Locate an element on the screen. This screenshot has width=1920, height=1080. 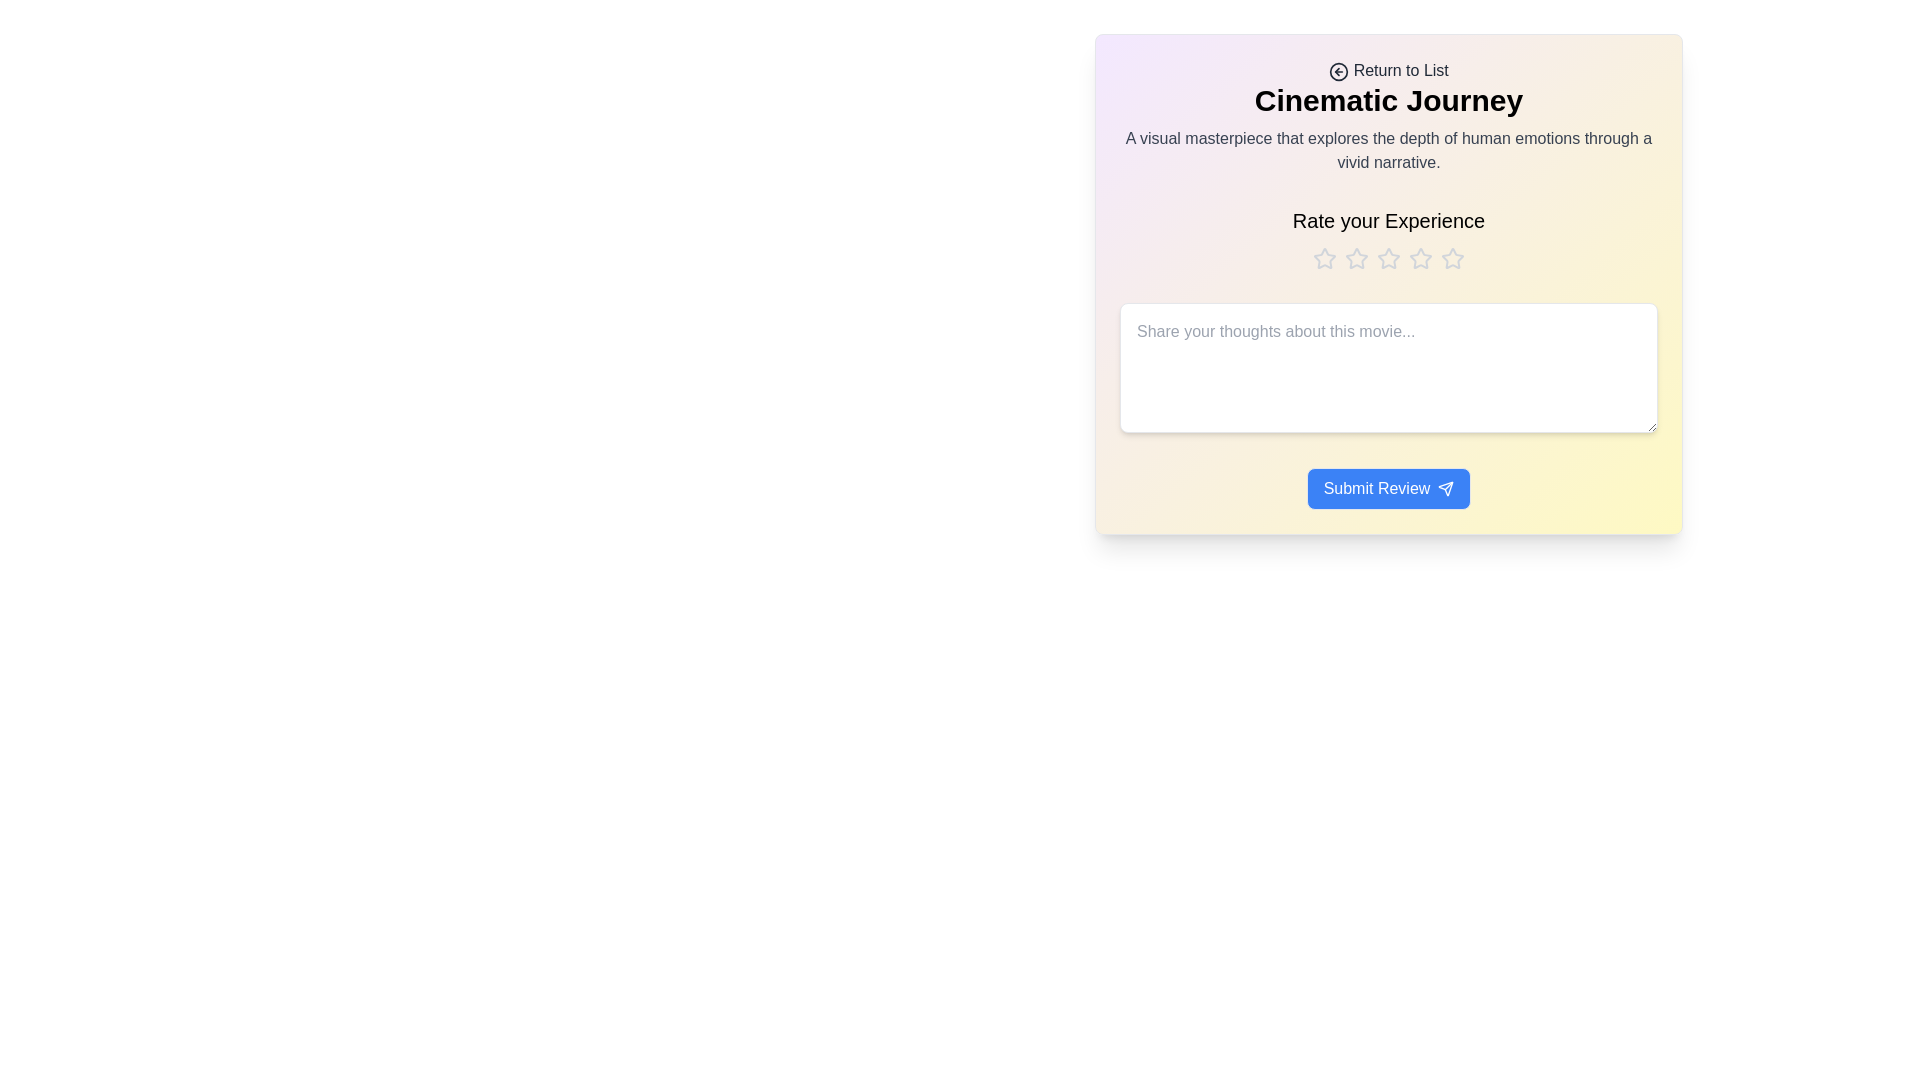
the decorative icon adjacent to the 'Submit Review' button to emphasize its purpose is located at coordinates (1446, 489).